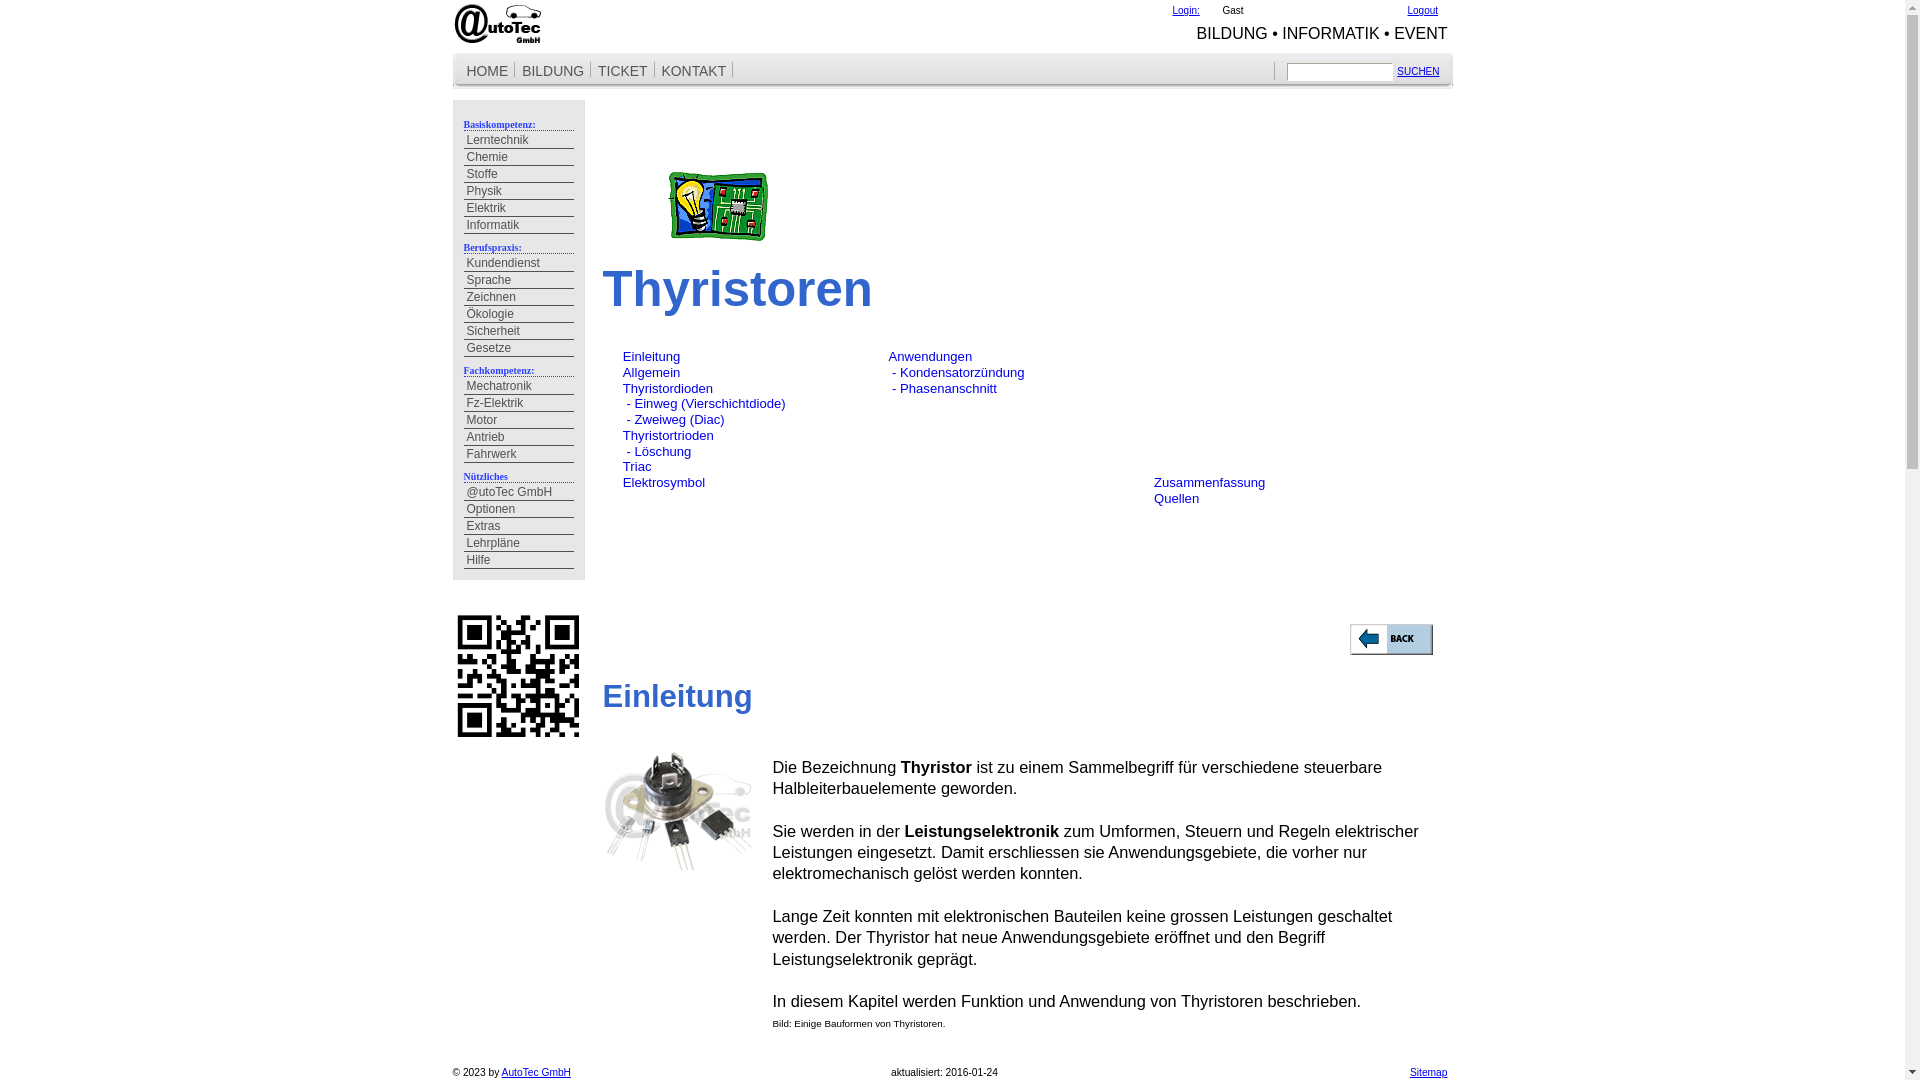 The height and width of the screenshot is (1080, 1920). What do you see at coordinates (463, 139) in the screenshot?
I see `'Lerntechnik'` at bounding box center [463, 139].